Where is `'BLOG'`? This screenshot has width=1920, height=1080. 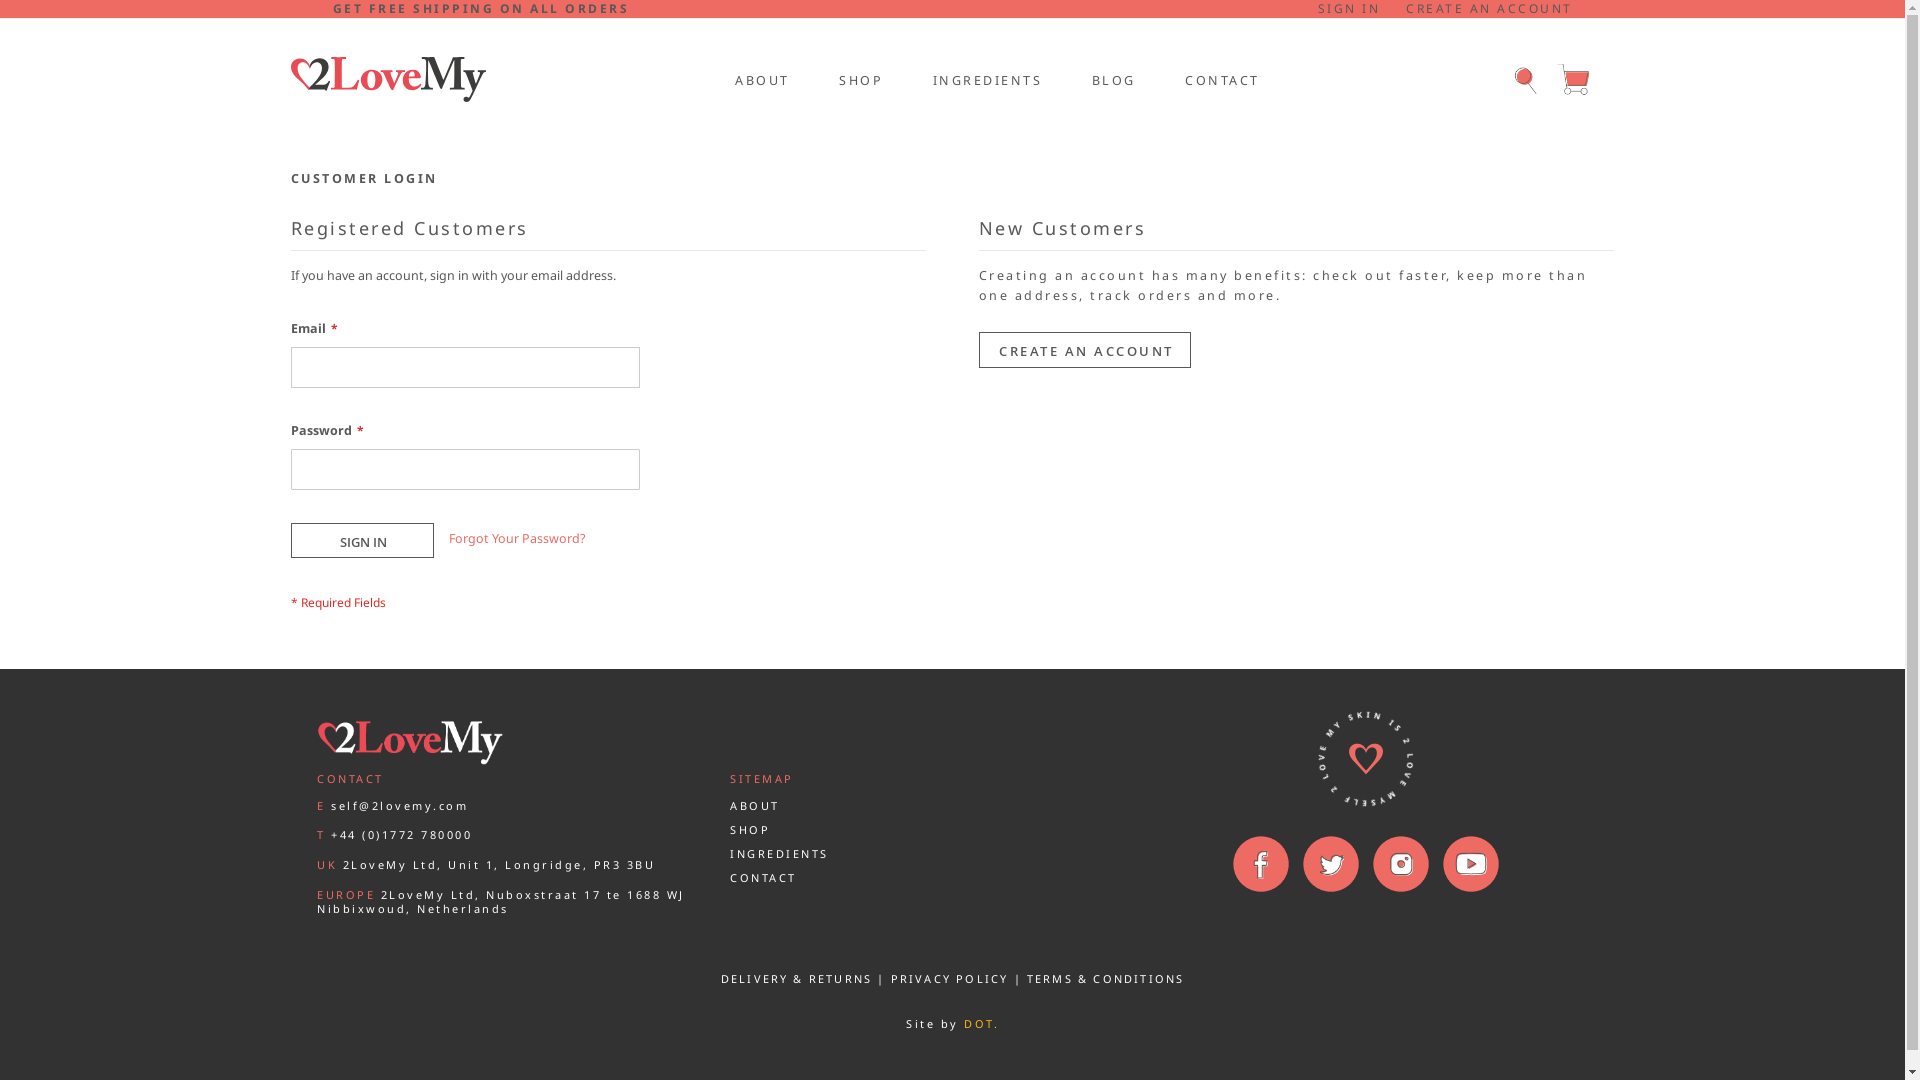 'BLOG' is located at coordinates (1111, 77).